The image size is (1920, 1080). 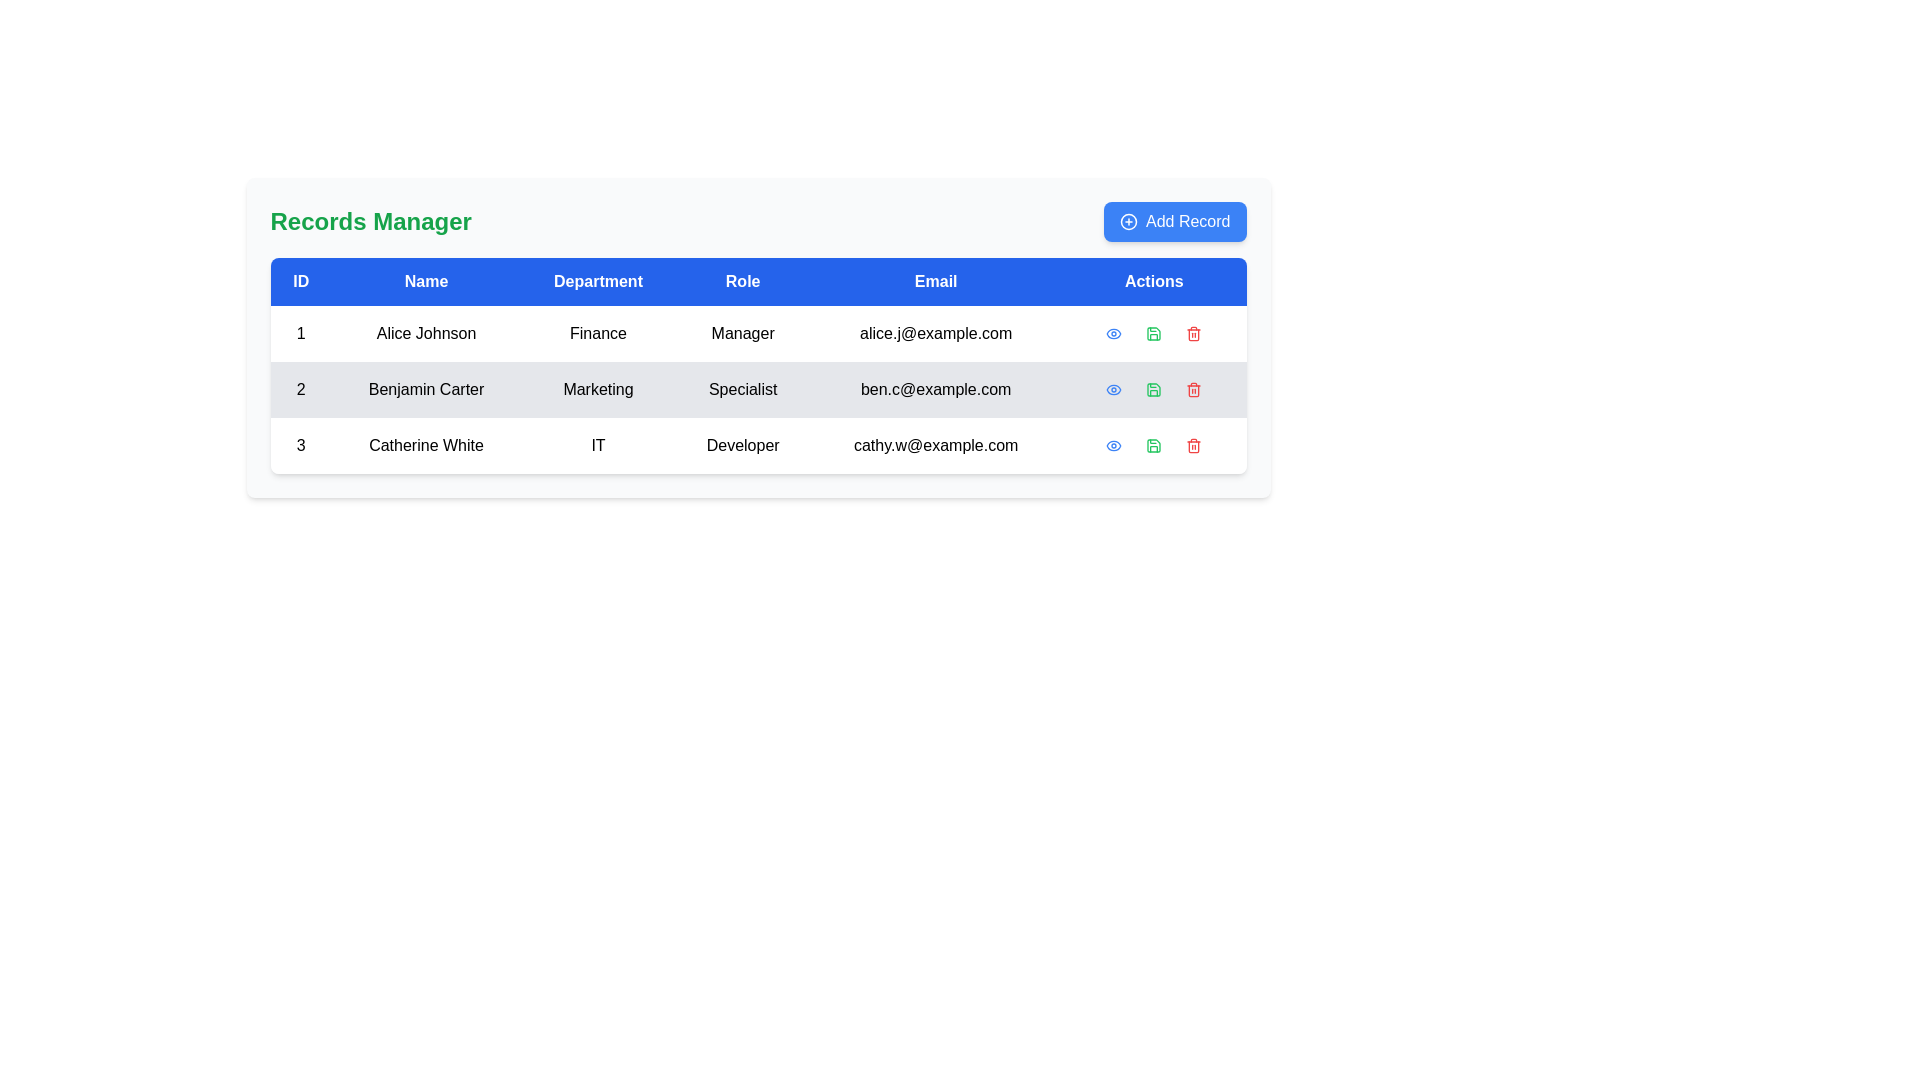 What do you see at coordinates (371, 222) in the screenshot?
I see `the 'Records Manager' text label, which serves as the header for the interface in the current view` at bounding box center [371, 222].